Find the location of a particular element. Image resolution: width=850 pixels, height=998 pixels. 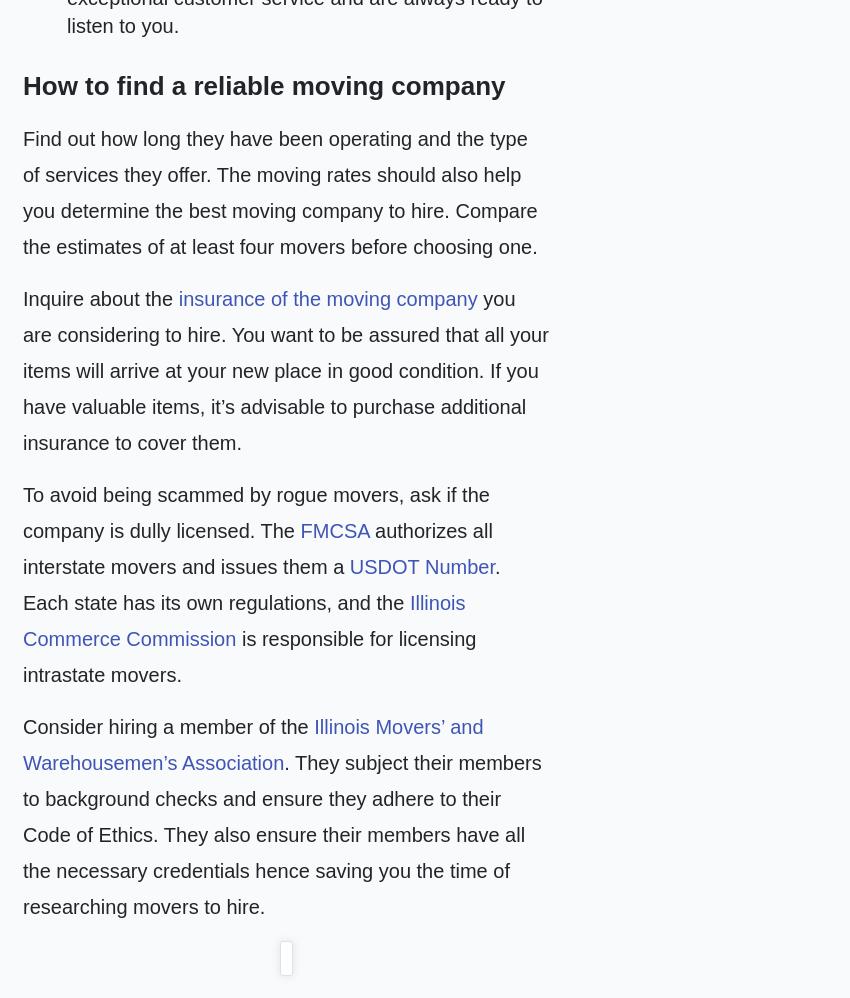

'authorizes all interstate movers and issues them a' is located at coordinates (256, 548).